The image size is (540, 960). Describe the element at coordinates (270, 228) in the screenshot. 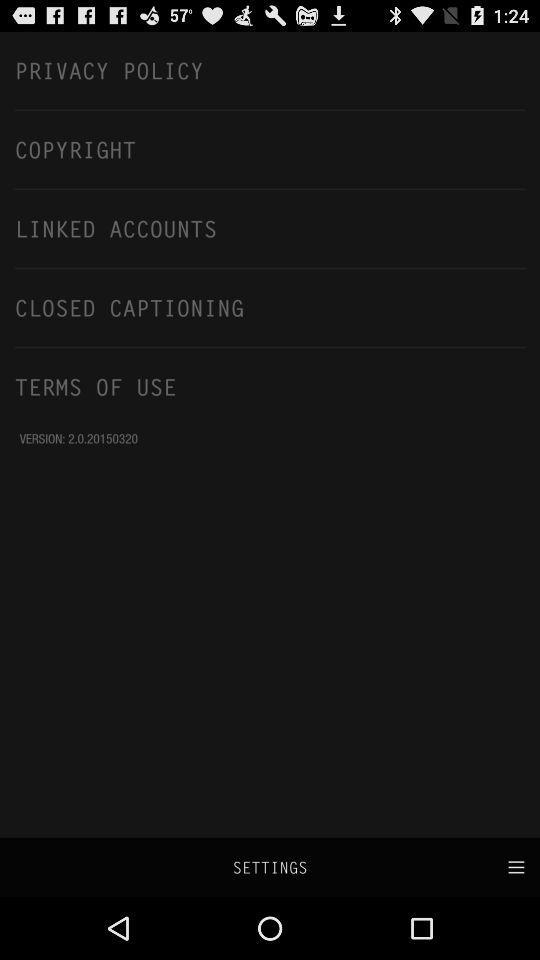

I see `linked accounts` at that location.